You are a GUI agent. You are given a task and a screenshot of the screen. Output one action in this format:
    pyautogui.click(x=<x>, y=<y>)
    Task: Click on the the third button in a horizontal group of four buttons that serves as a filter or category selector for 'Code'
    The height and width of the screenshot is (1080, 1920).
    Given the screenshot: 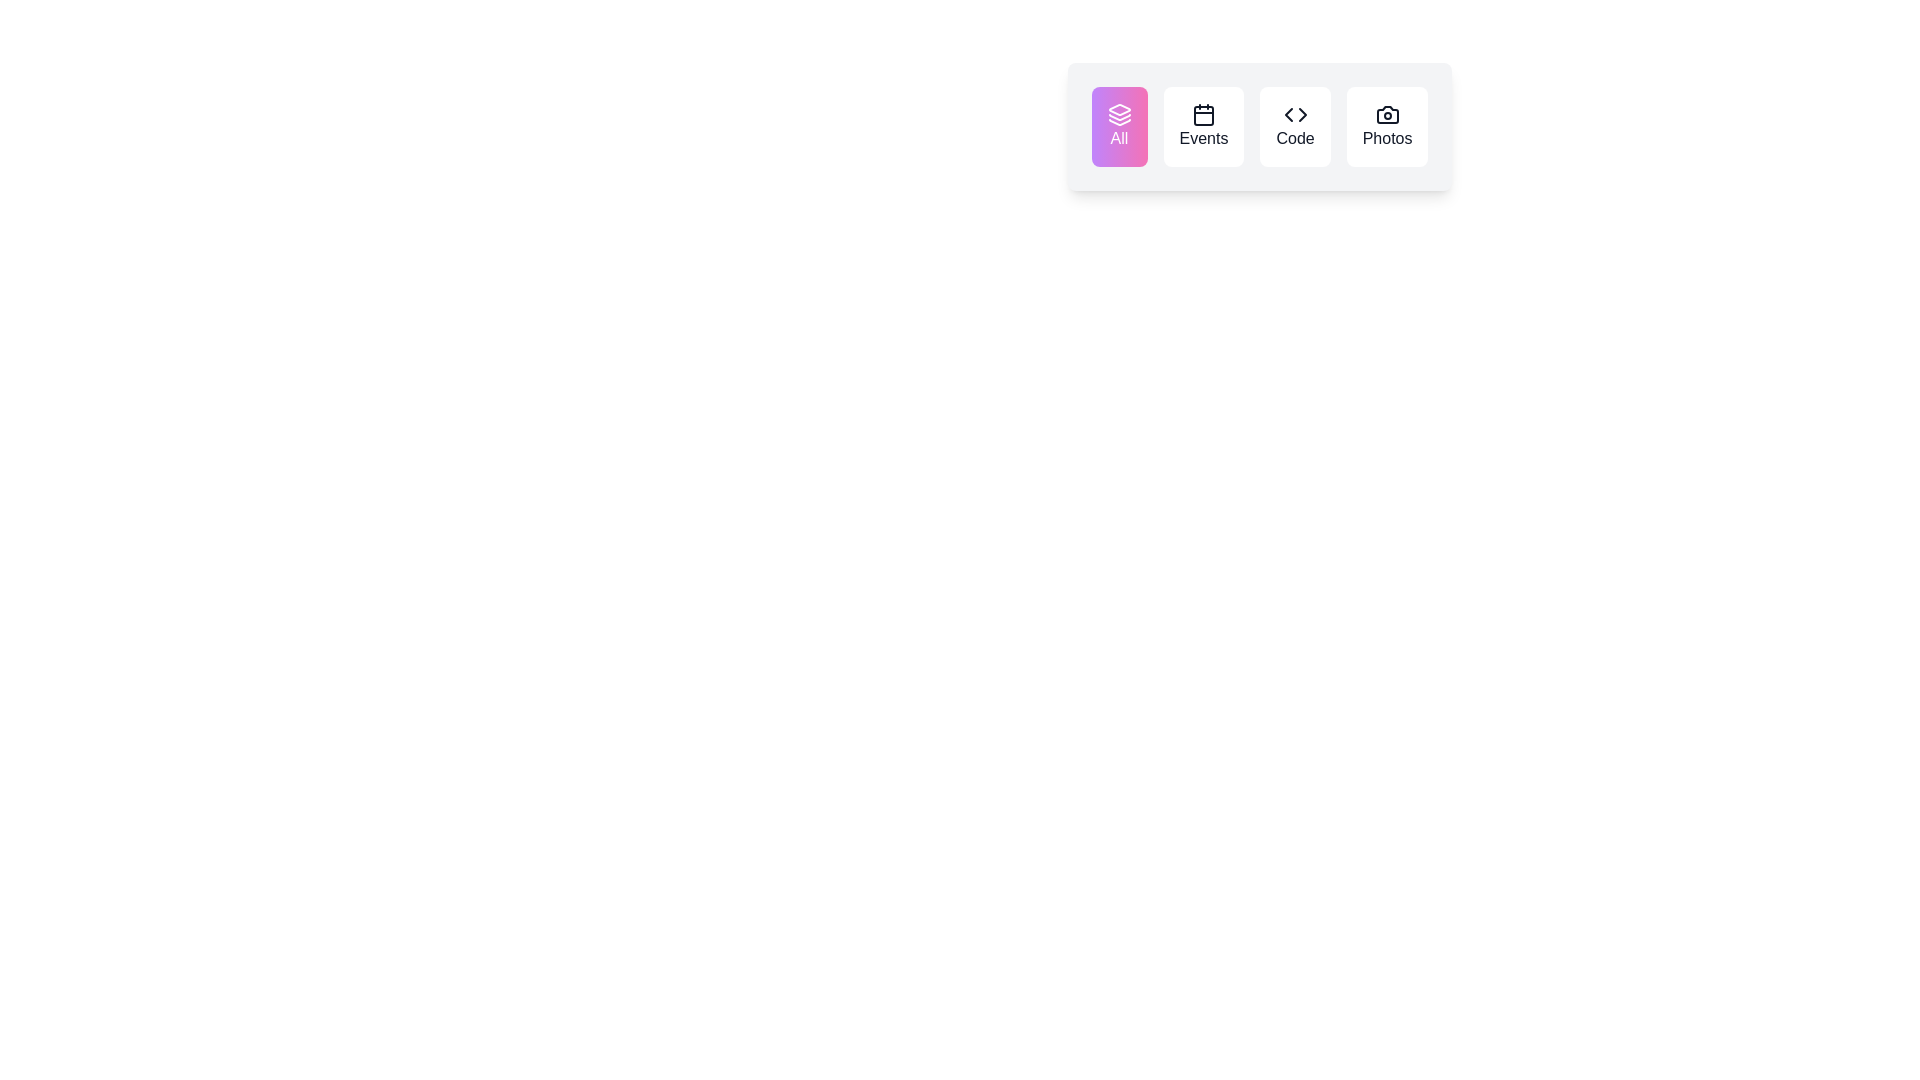 What is the action you would take?
    pyautogui.click(x=1257, y=127)
    